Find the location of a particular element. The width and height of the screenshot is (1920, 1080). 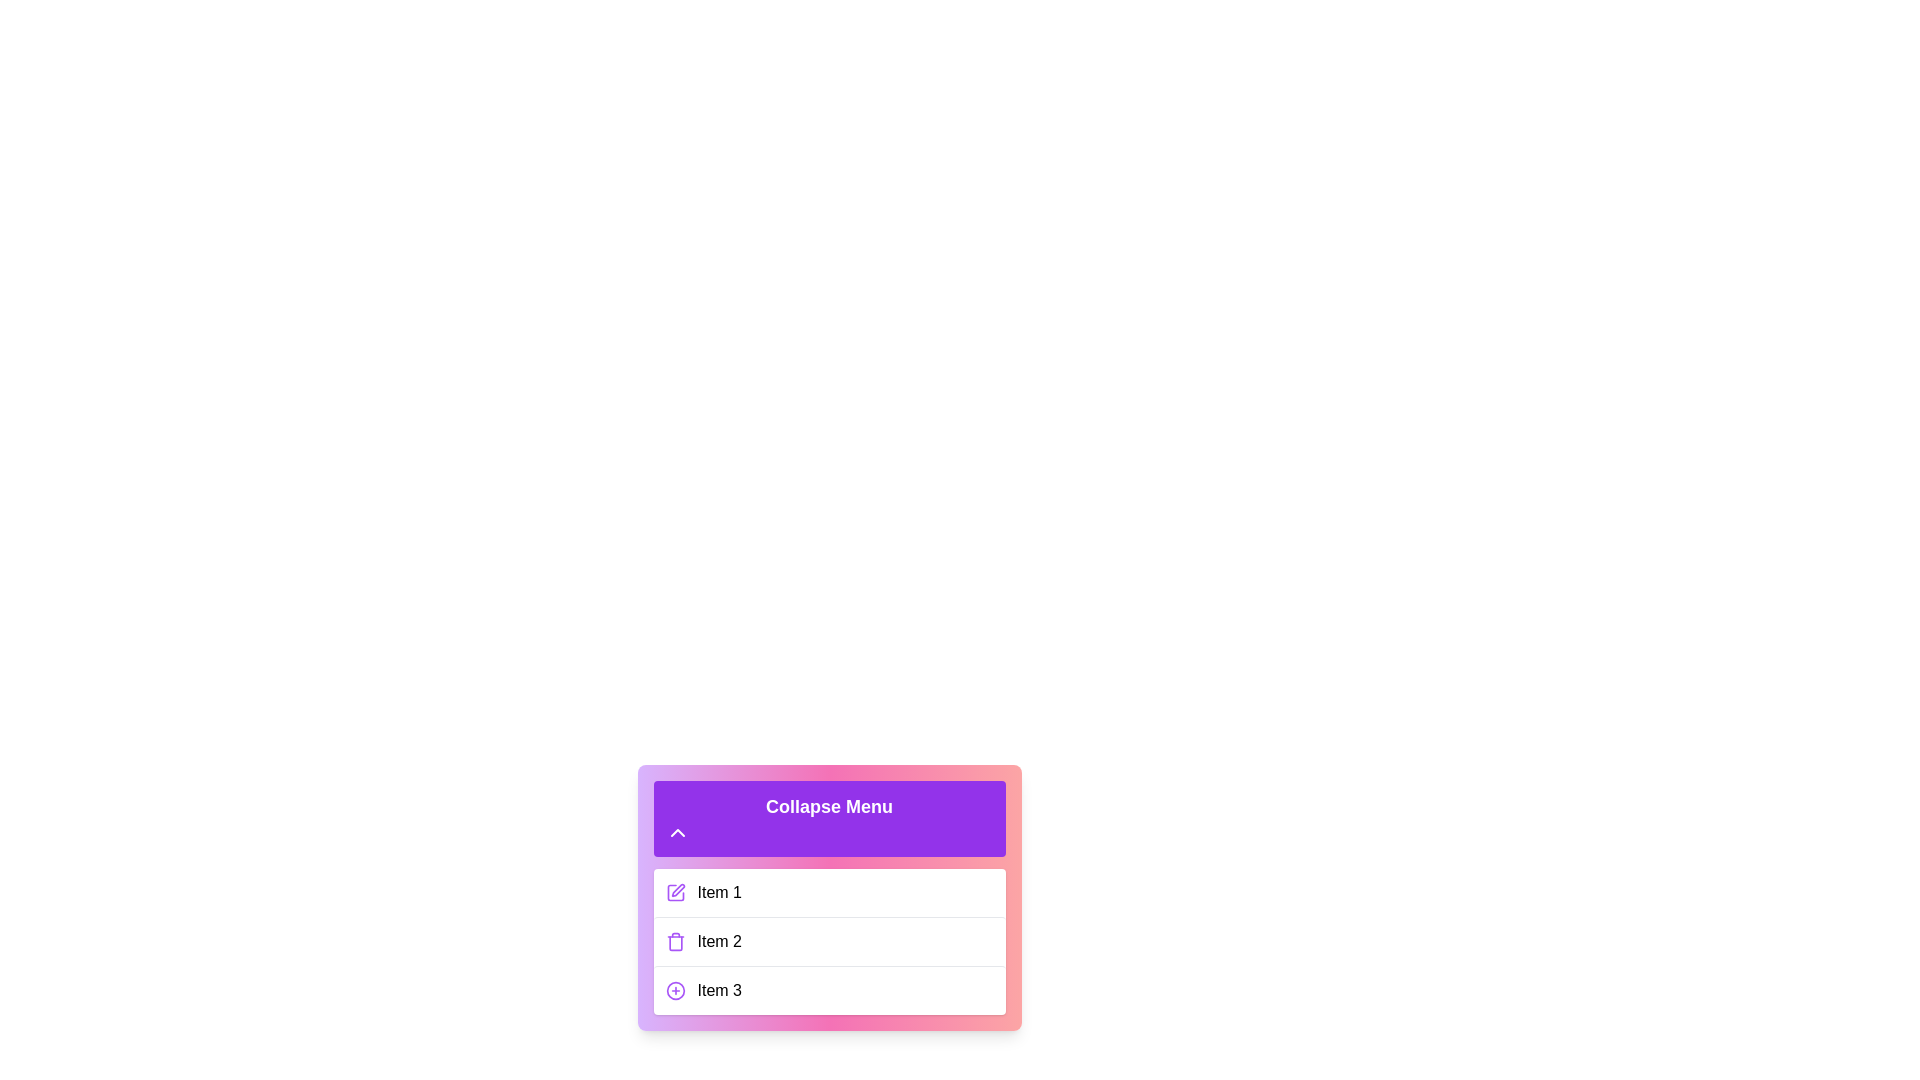

the menu item labeled Item 1 is located at coordinates (829, 892).